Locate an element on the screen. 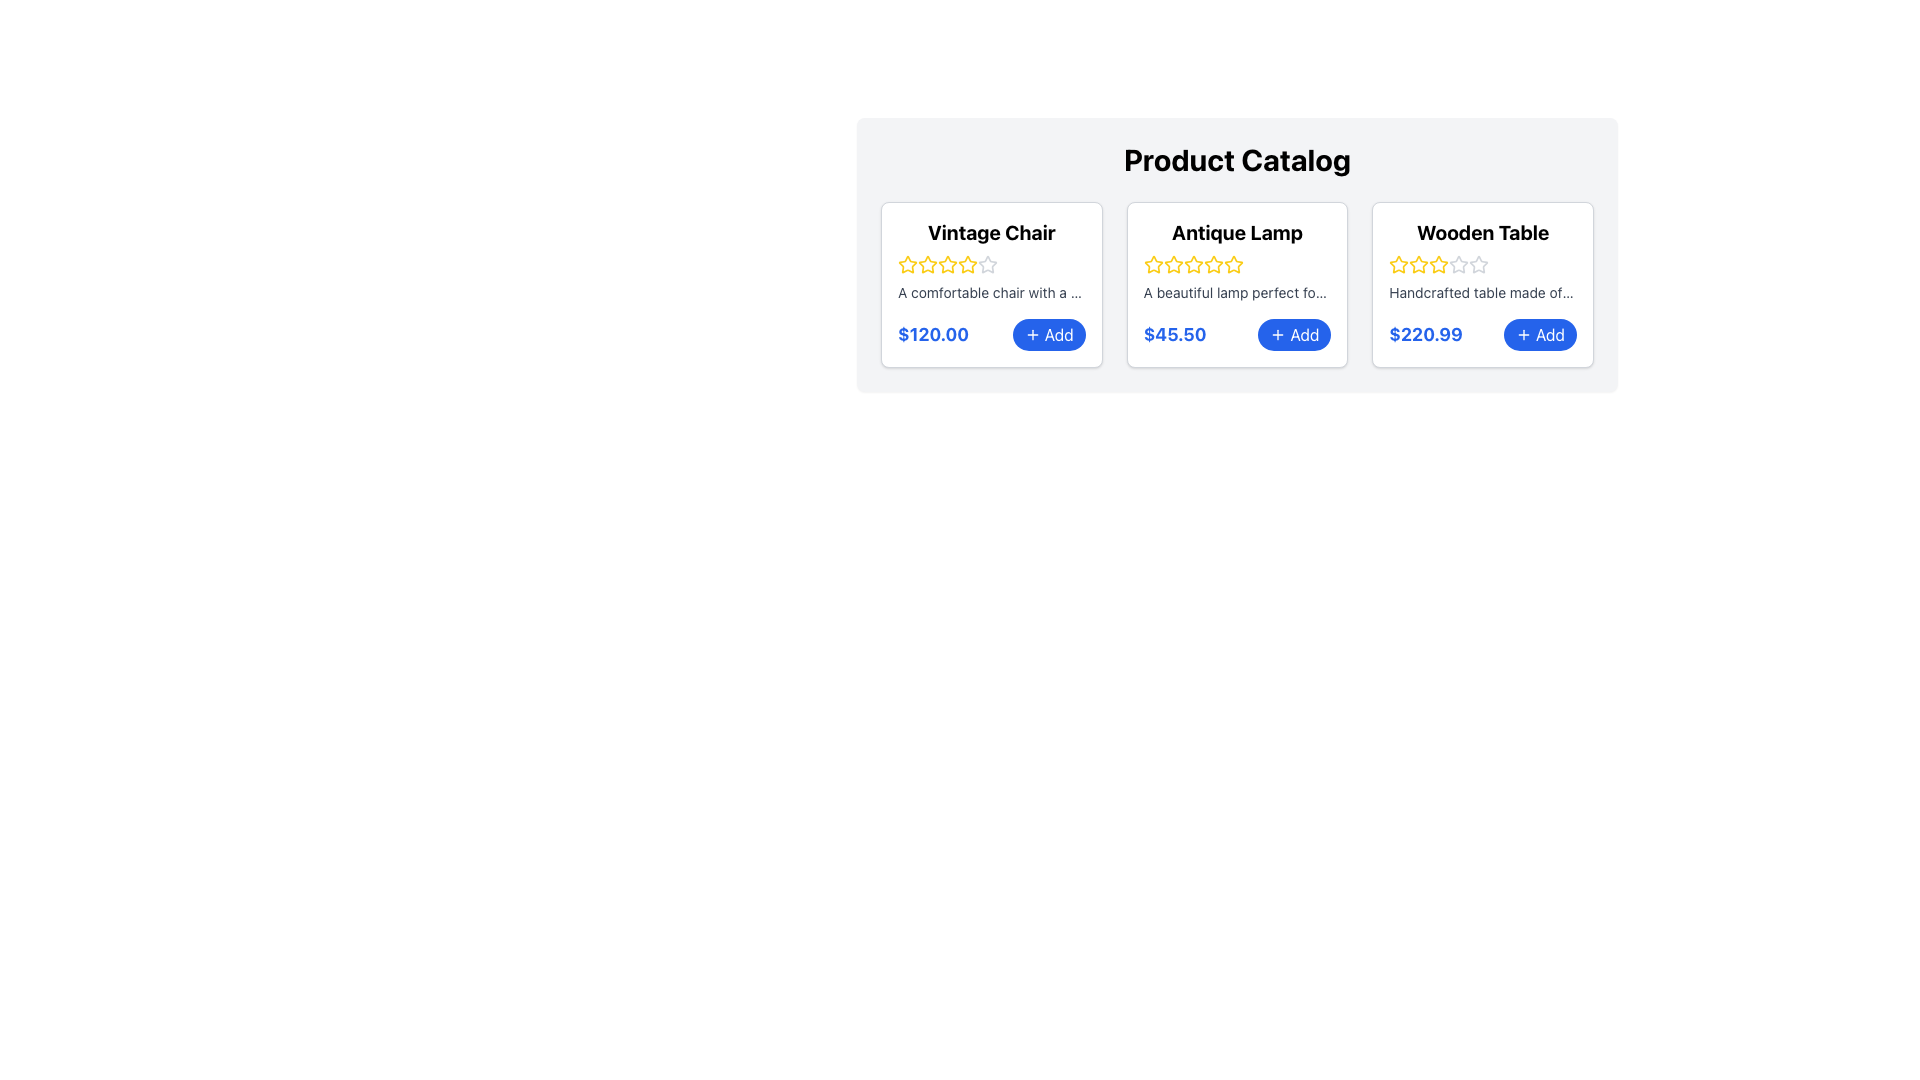  the first star icon in the rating component of the 'Antique Lamp' product card located in the 'Product Catalog' is located at coordinates (1153, 264).